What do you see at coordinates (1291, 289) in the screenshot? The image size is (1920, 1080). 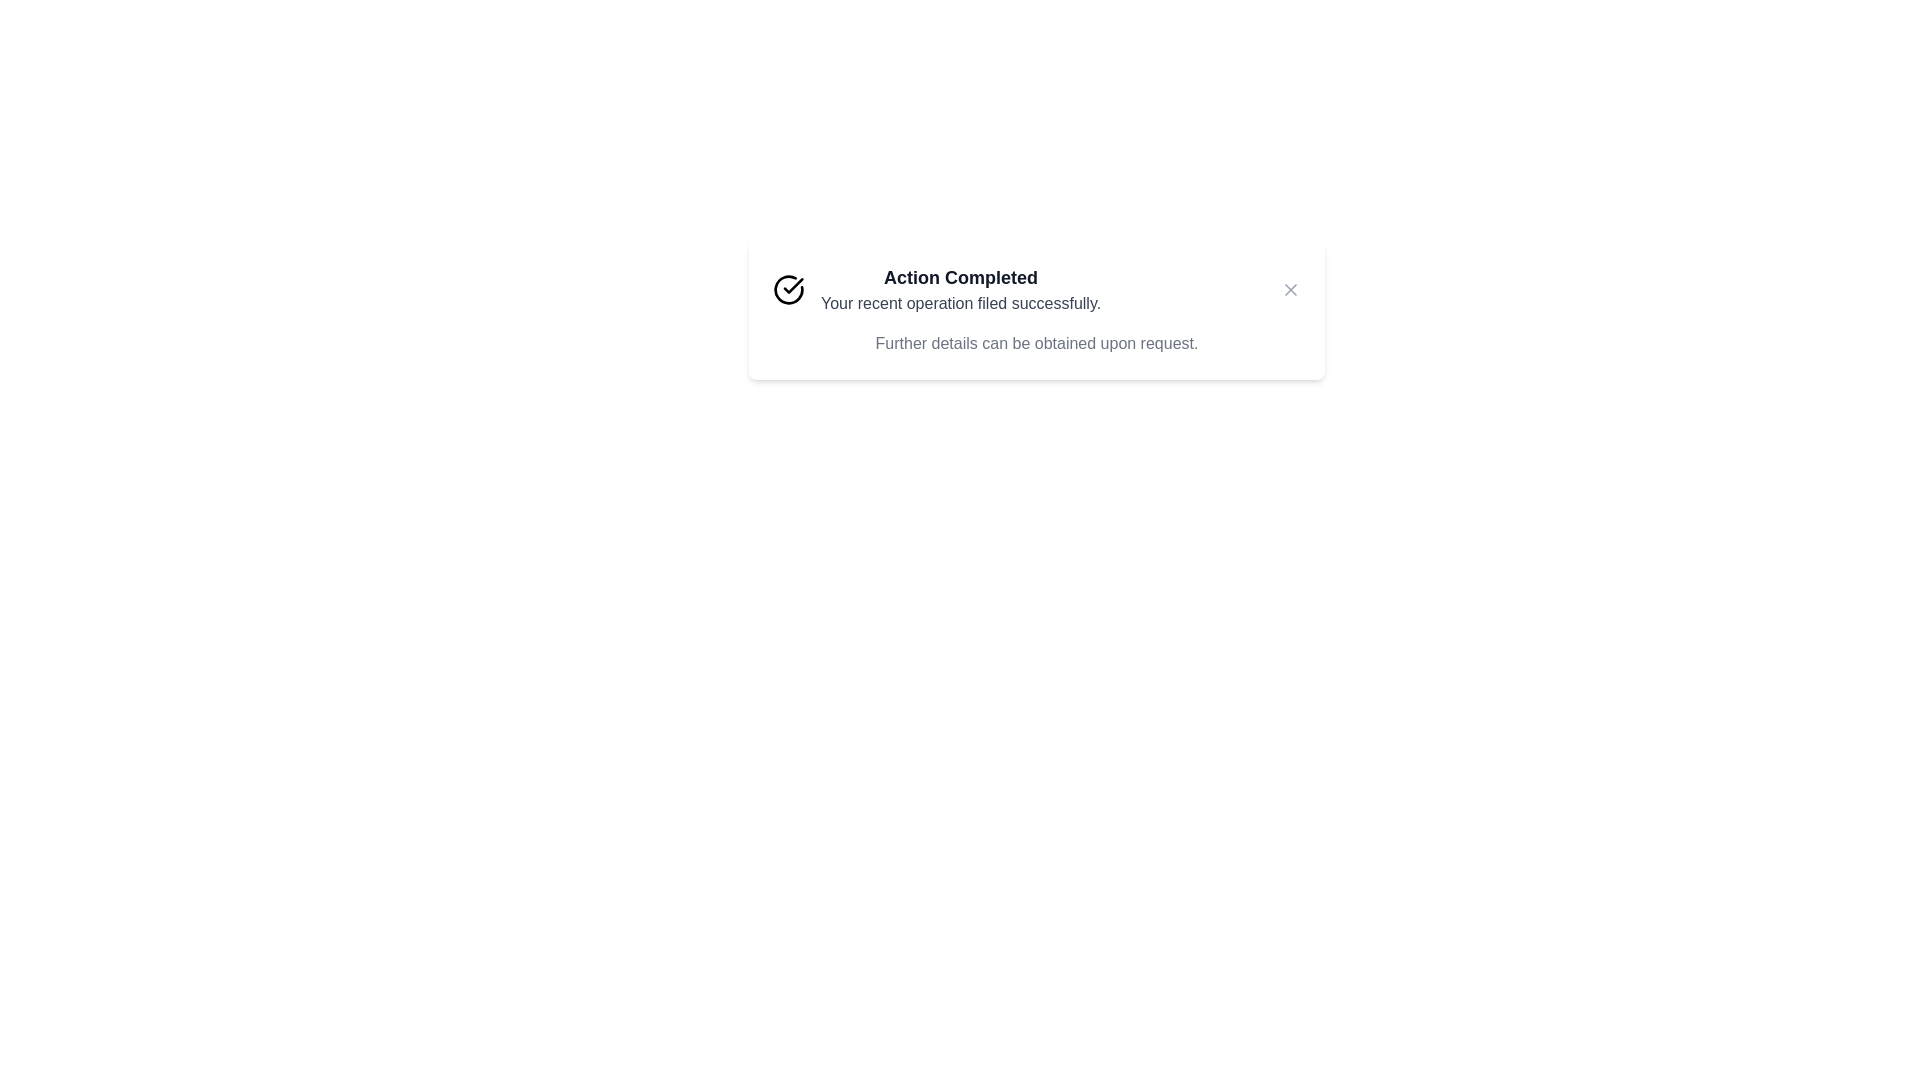 I see `the close button located at the upper-right corner of the notification panel to observe the color change` at bounding box center [1291, 289].